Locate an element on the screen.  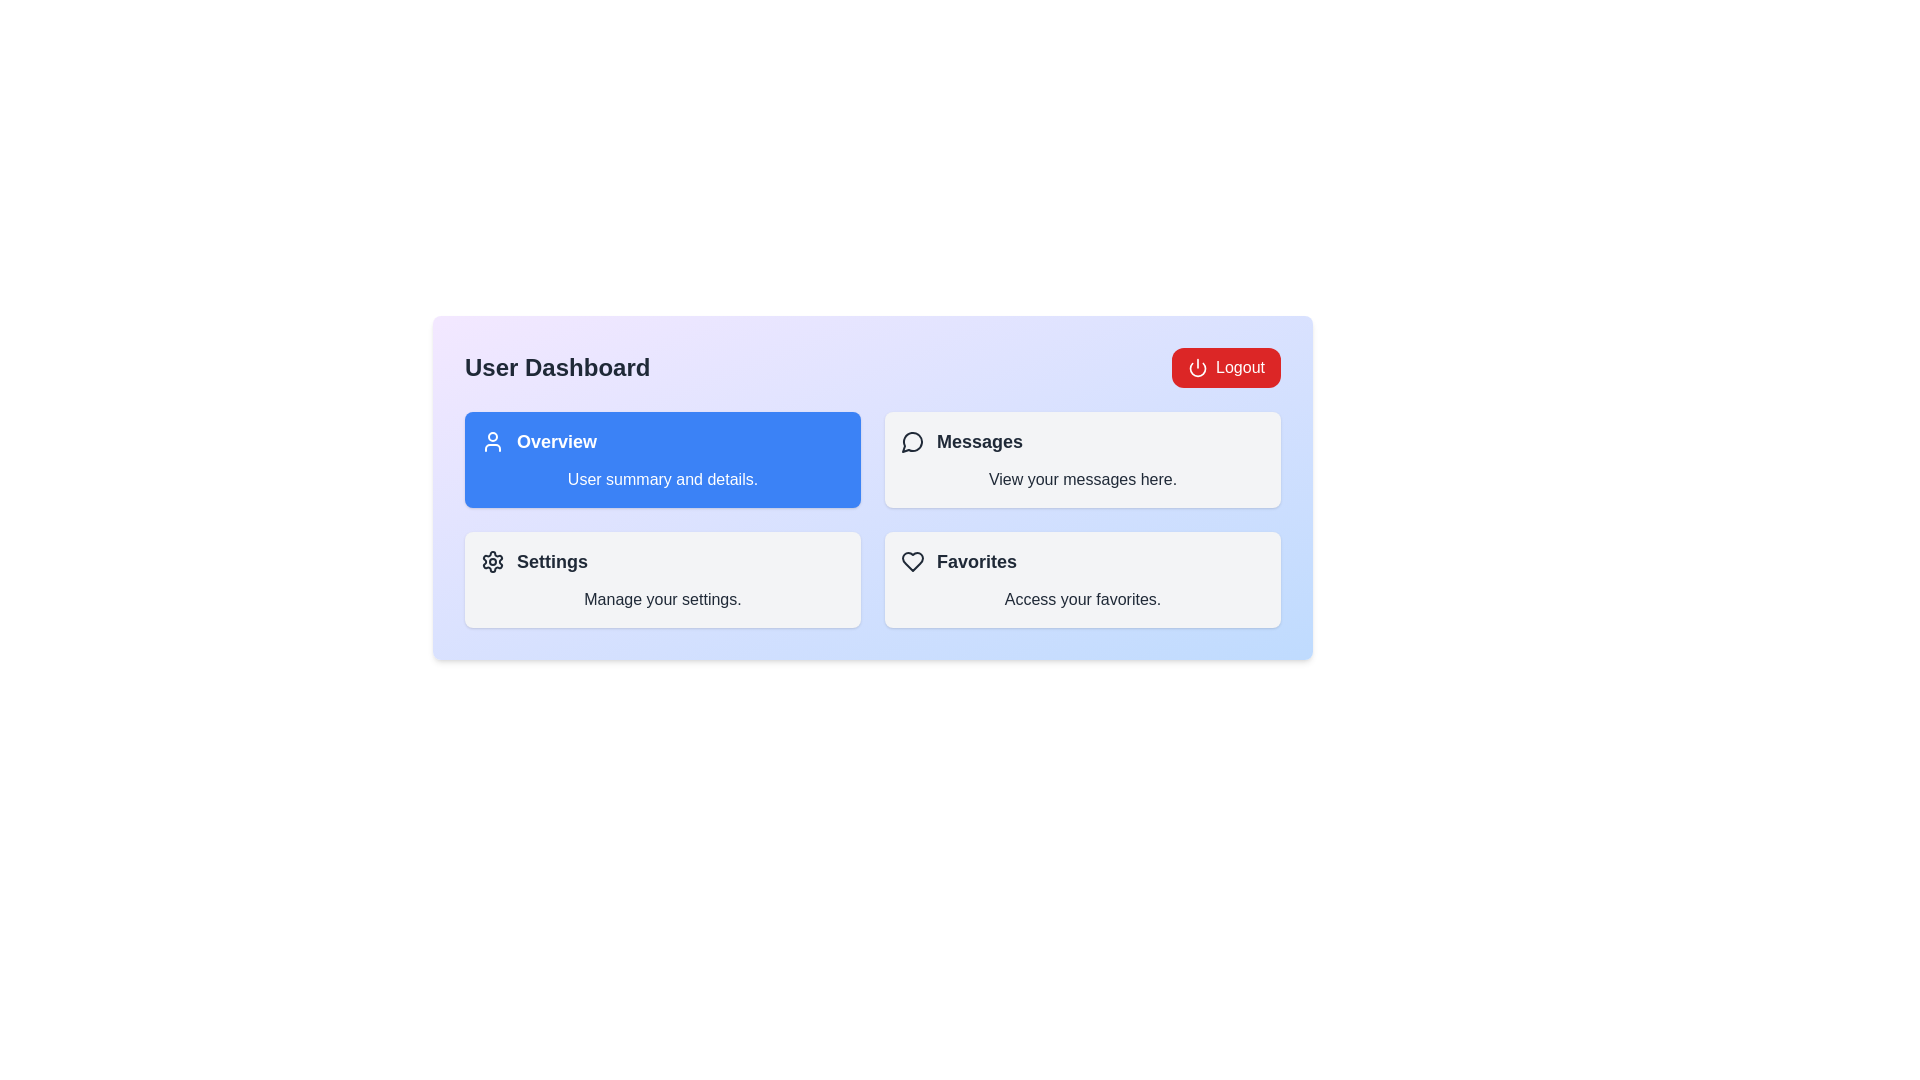
the text label displaying 'User summary and details.' is located at coordinates (662, 479).